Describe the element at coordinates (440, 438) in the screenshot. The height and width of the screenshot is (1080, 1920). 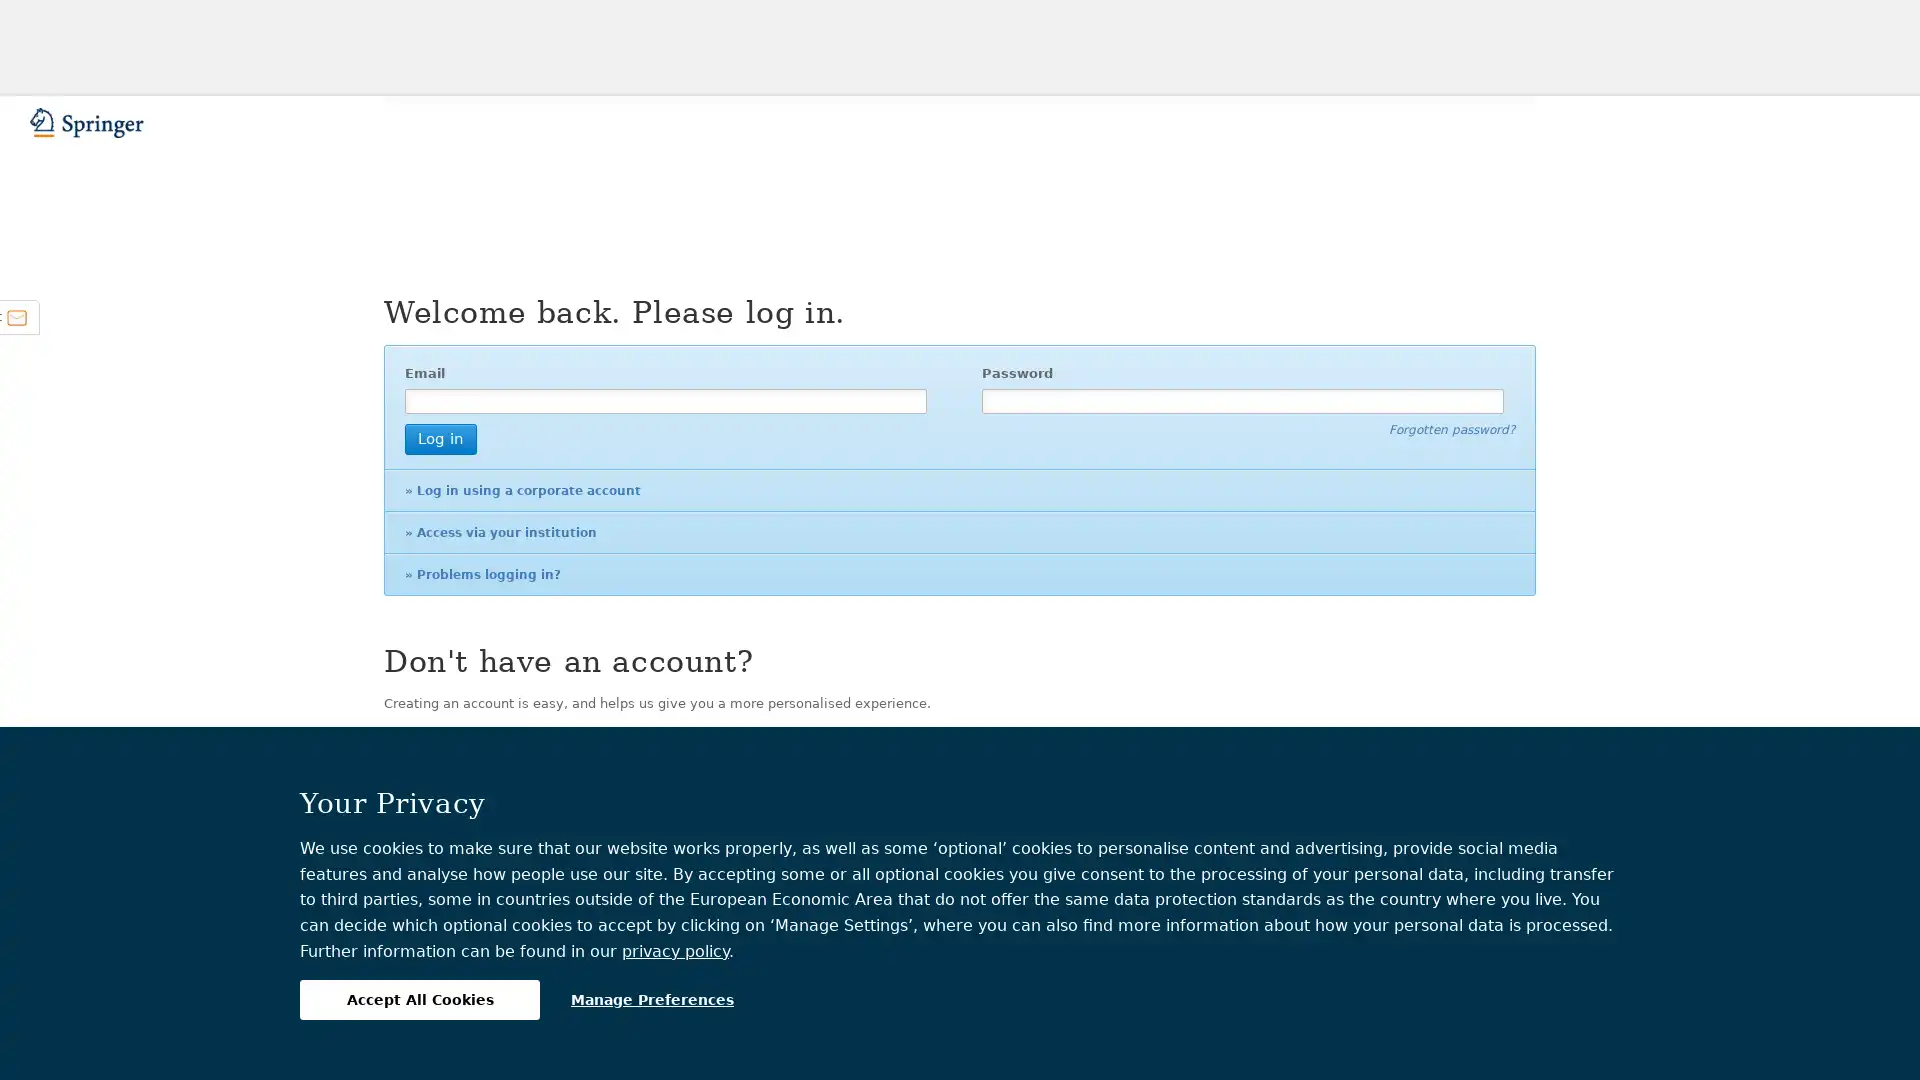
I see `Log in` at that location.